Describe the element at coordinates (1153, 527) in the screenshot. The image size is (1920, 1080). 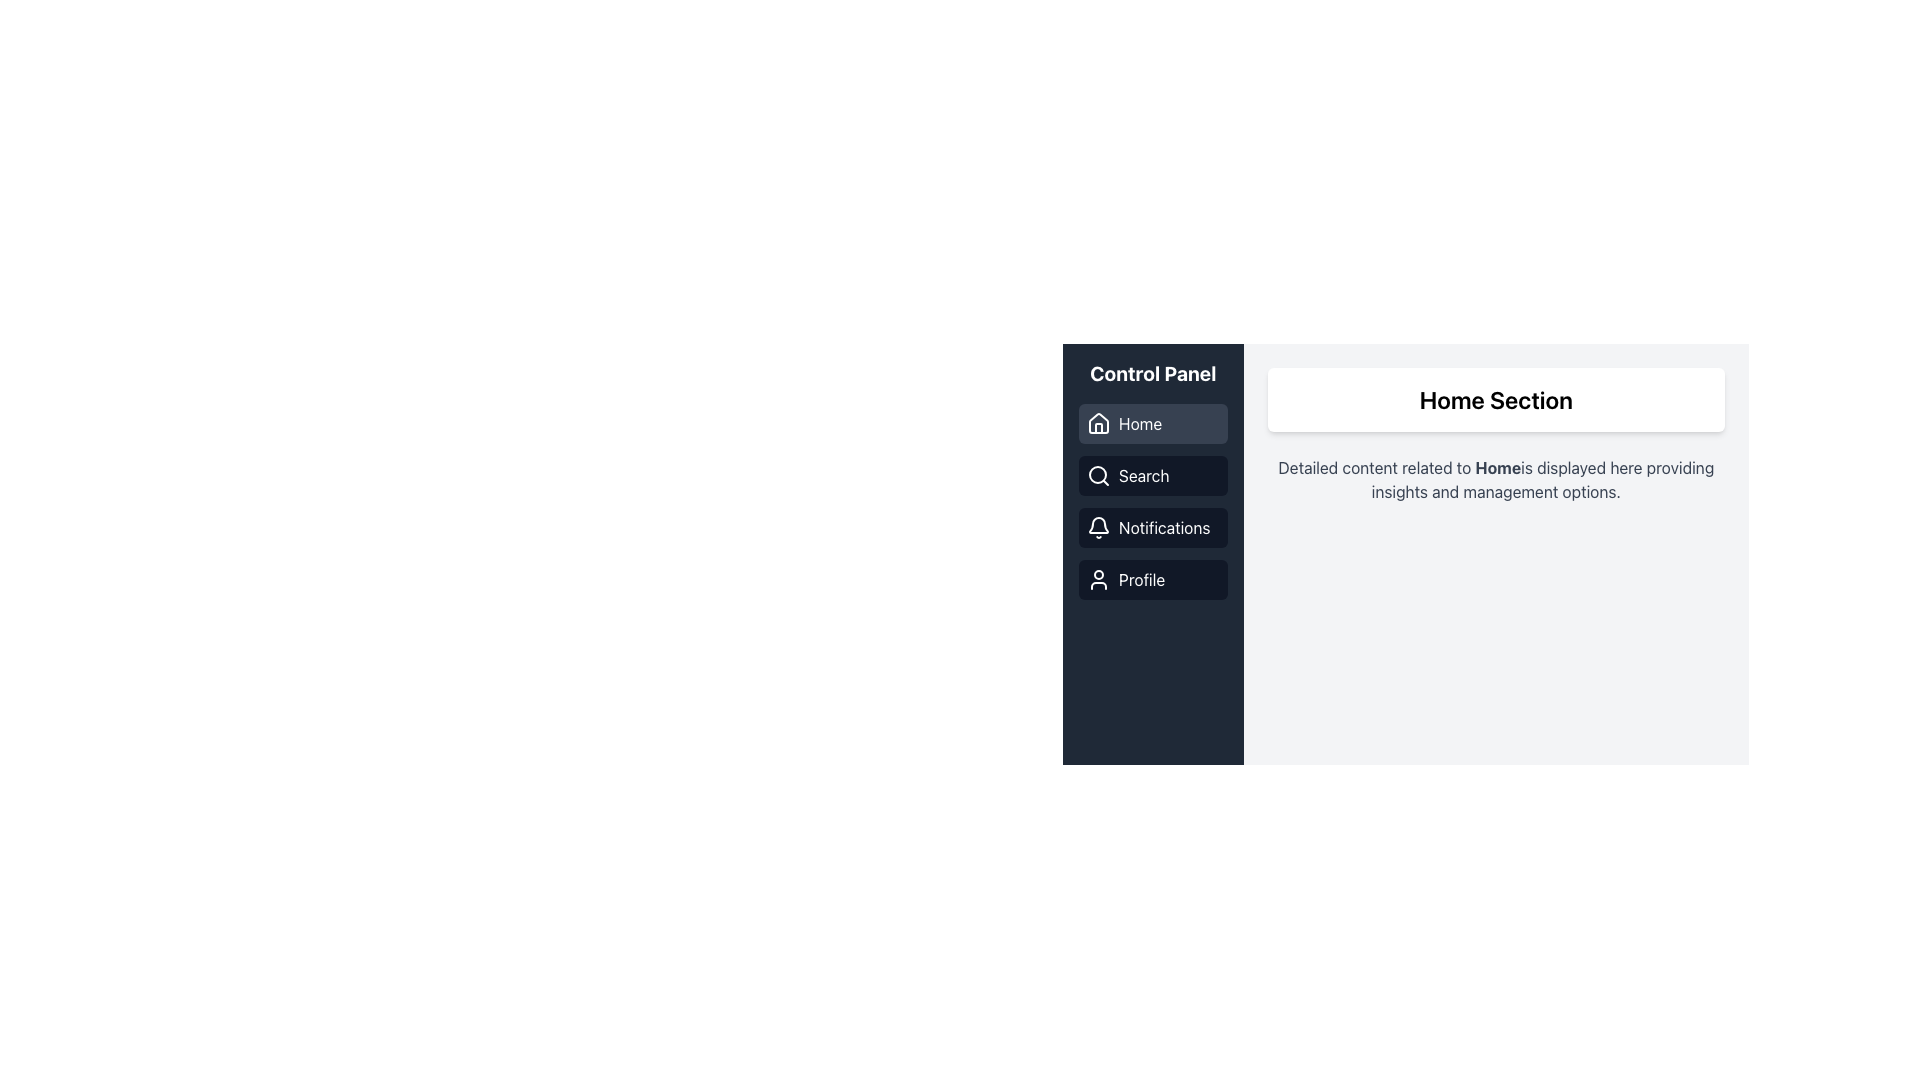
I see `the 'Notifications' button, which features a bell icon and white text on a dark background, located in the Control Panel navigation menu as the third option` at that location.